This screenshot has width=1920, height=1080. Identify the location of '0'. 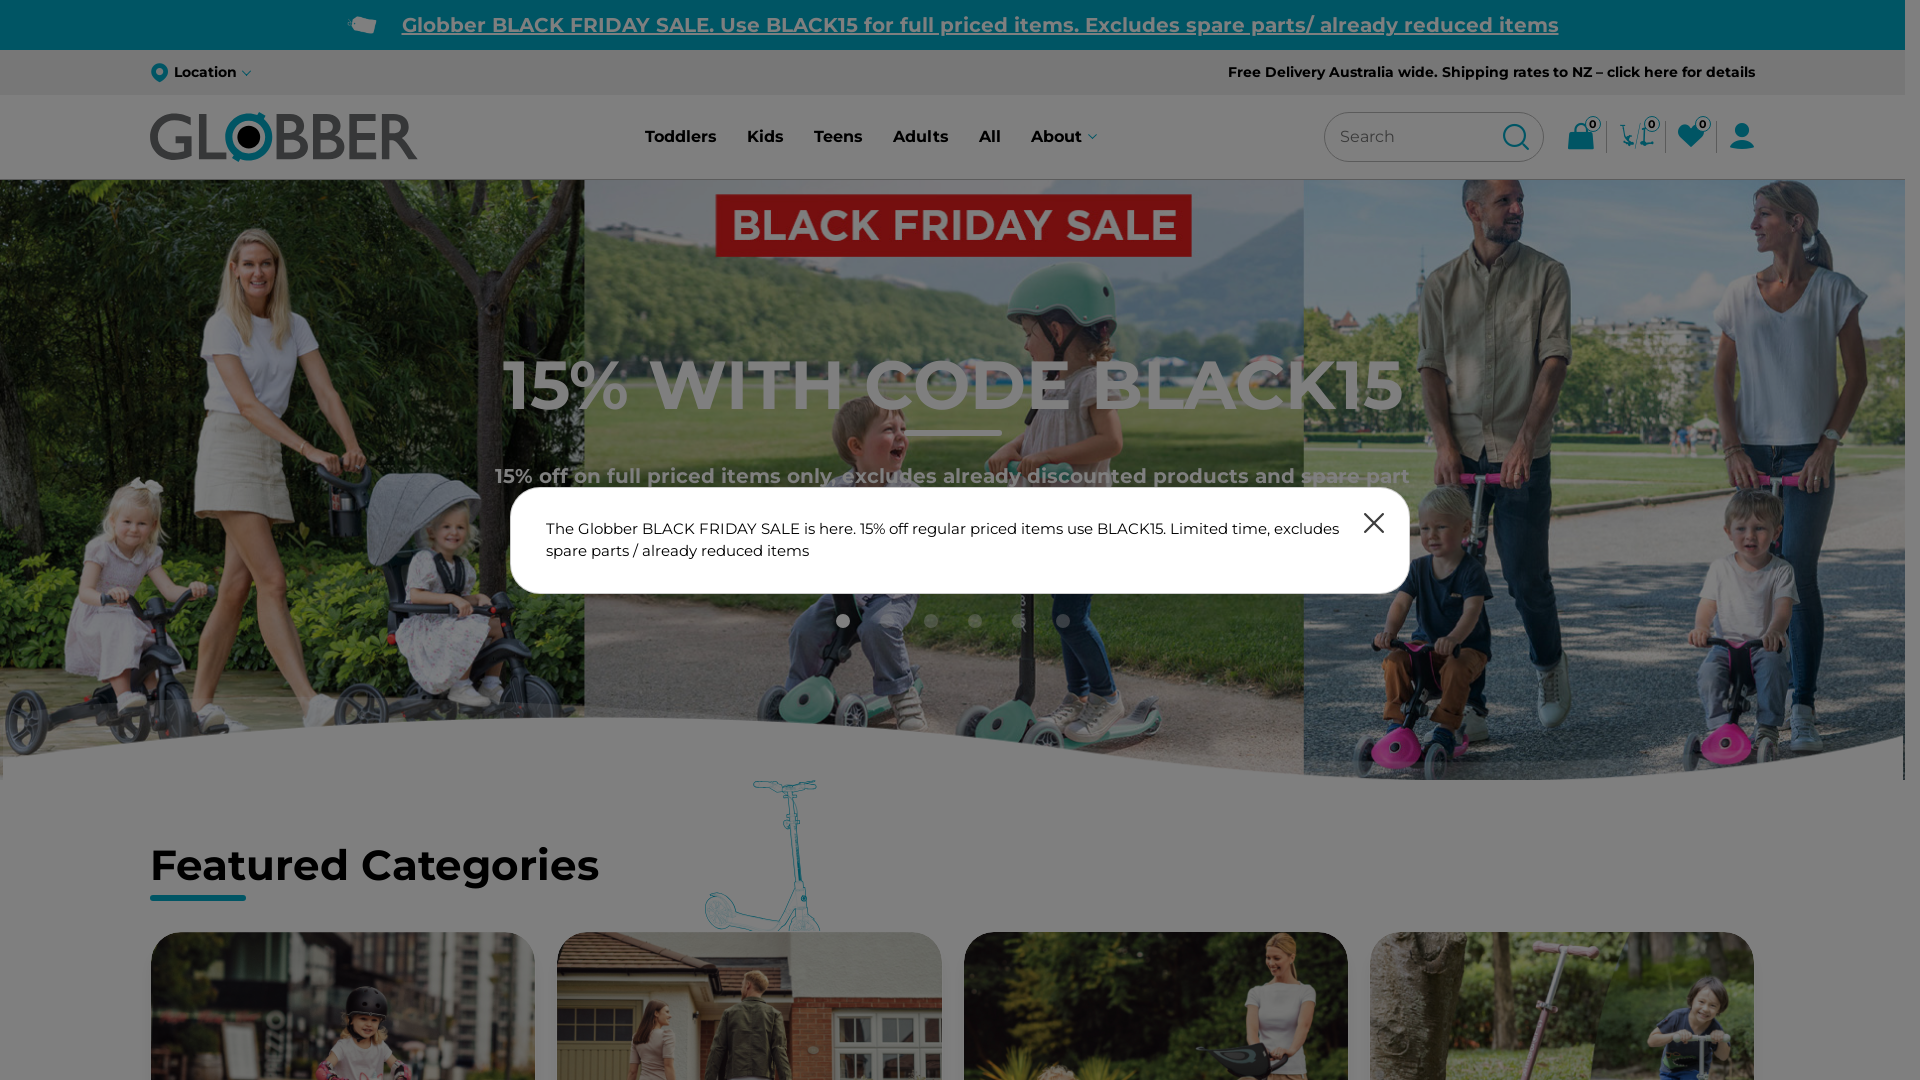
(1579, 136).